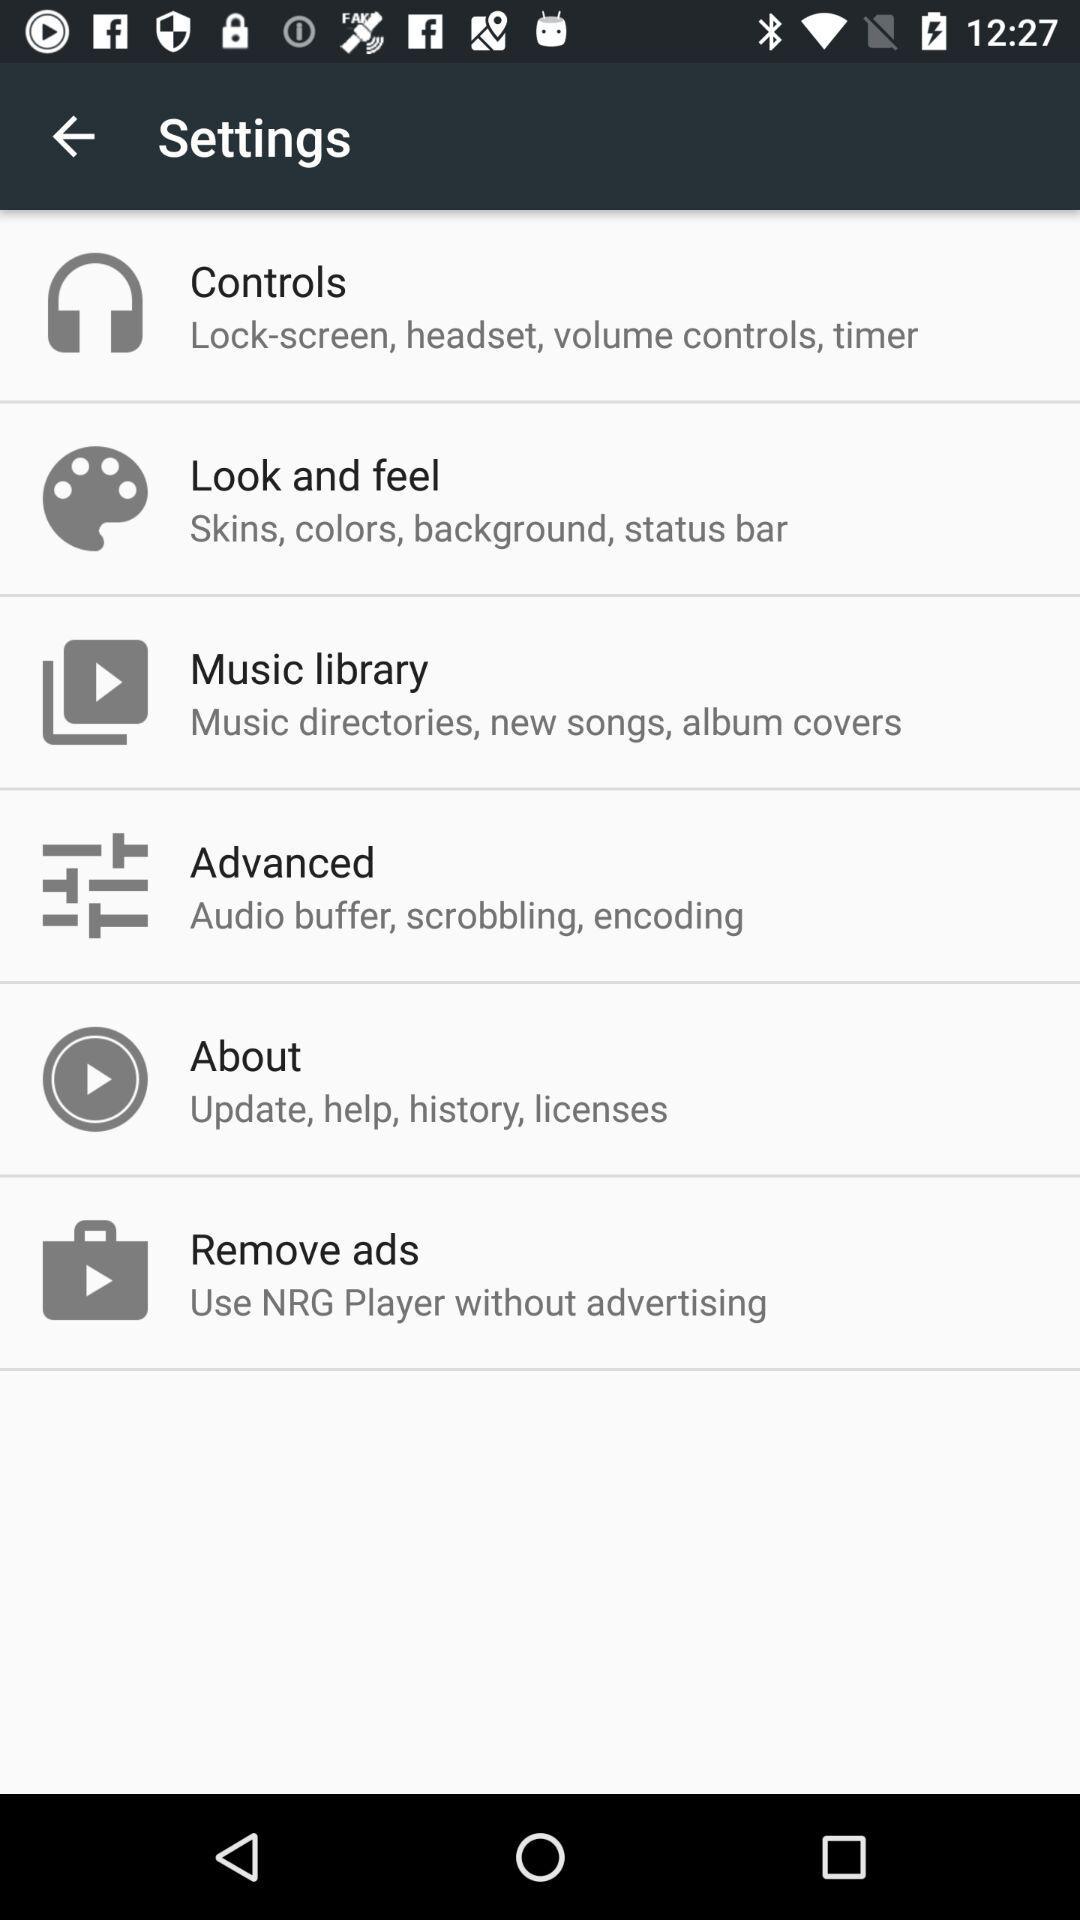  I want to click on app below music library item, so click(546, 720).